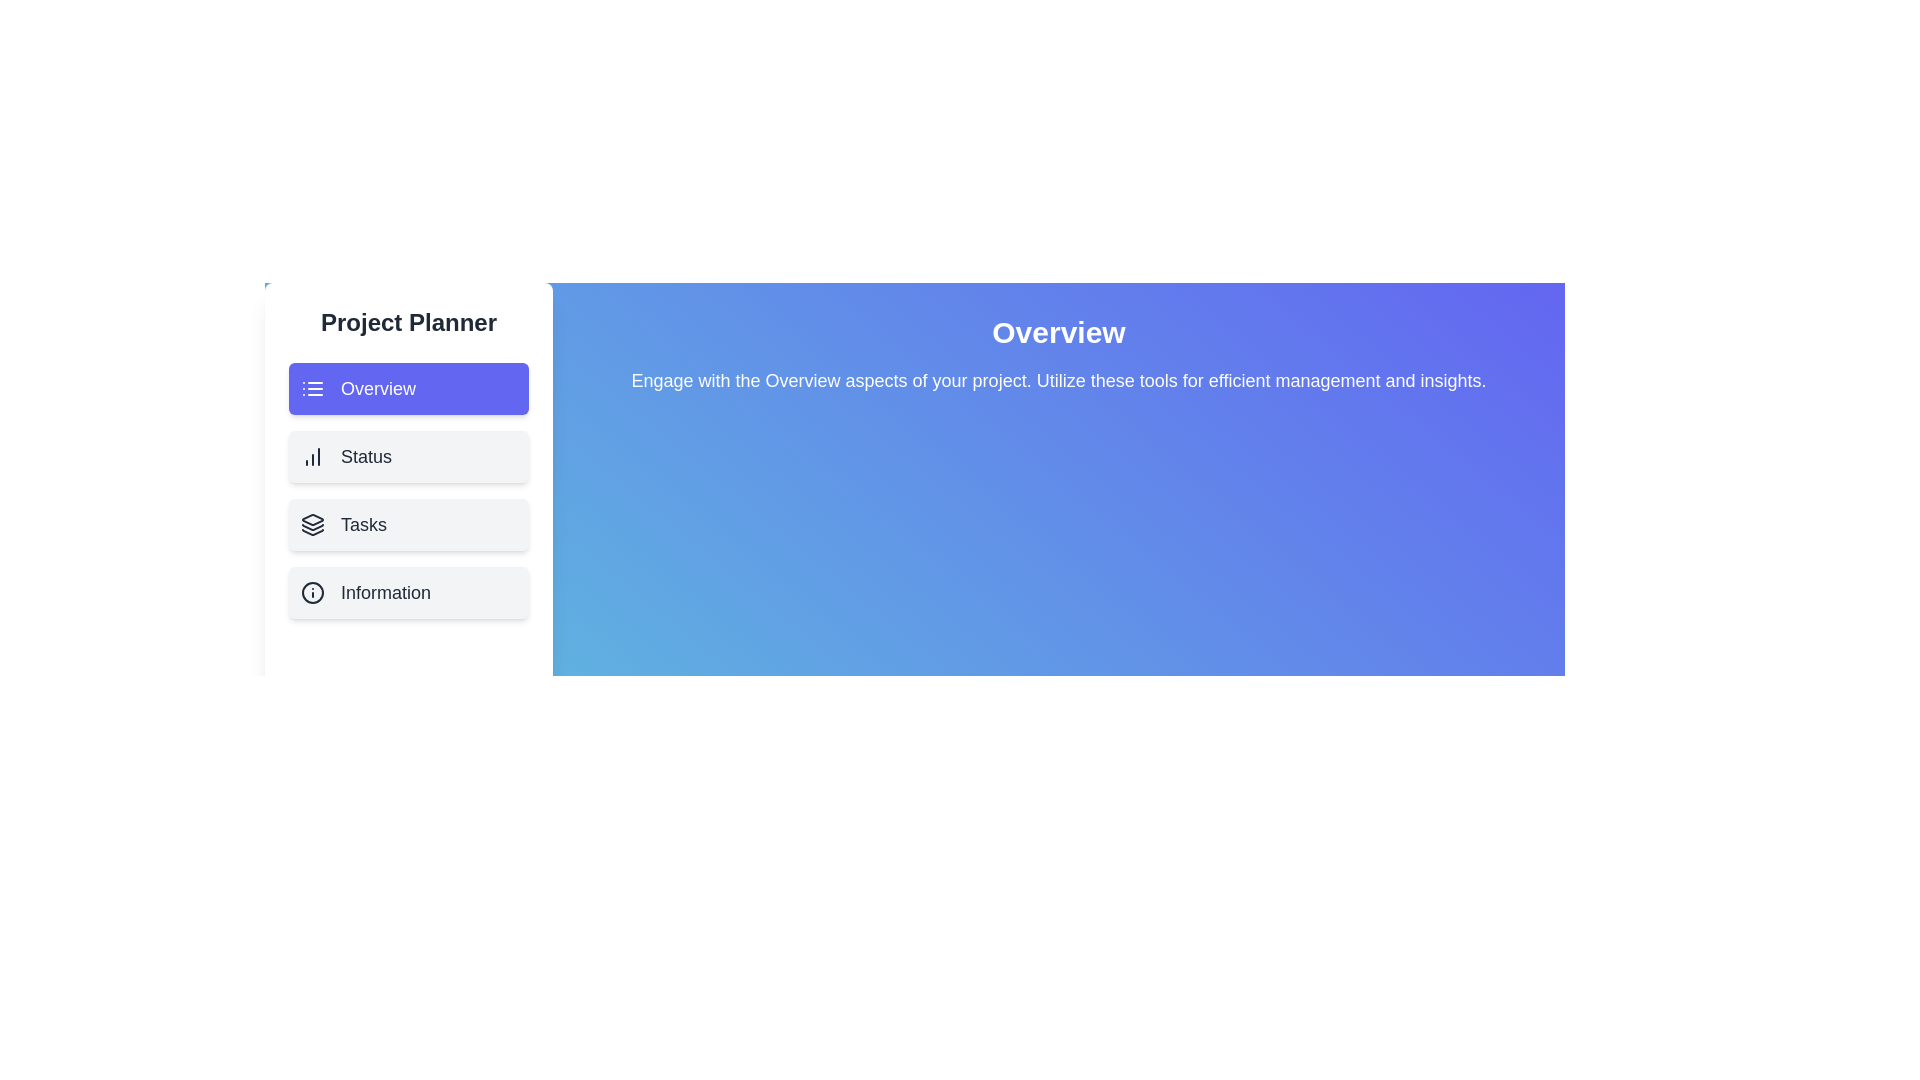 This screenshot has height=1080, width=1920. I want to click on the sidebar menu item corresponding to Overview, so click(407, 389).